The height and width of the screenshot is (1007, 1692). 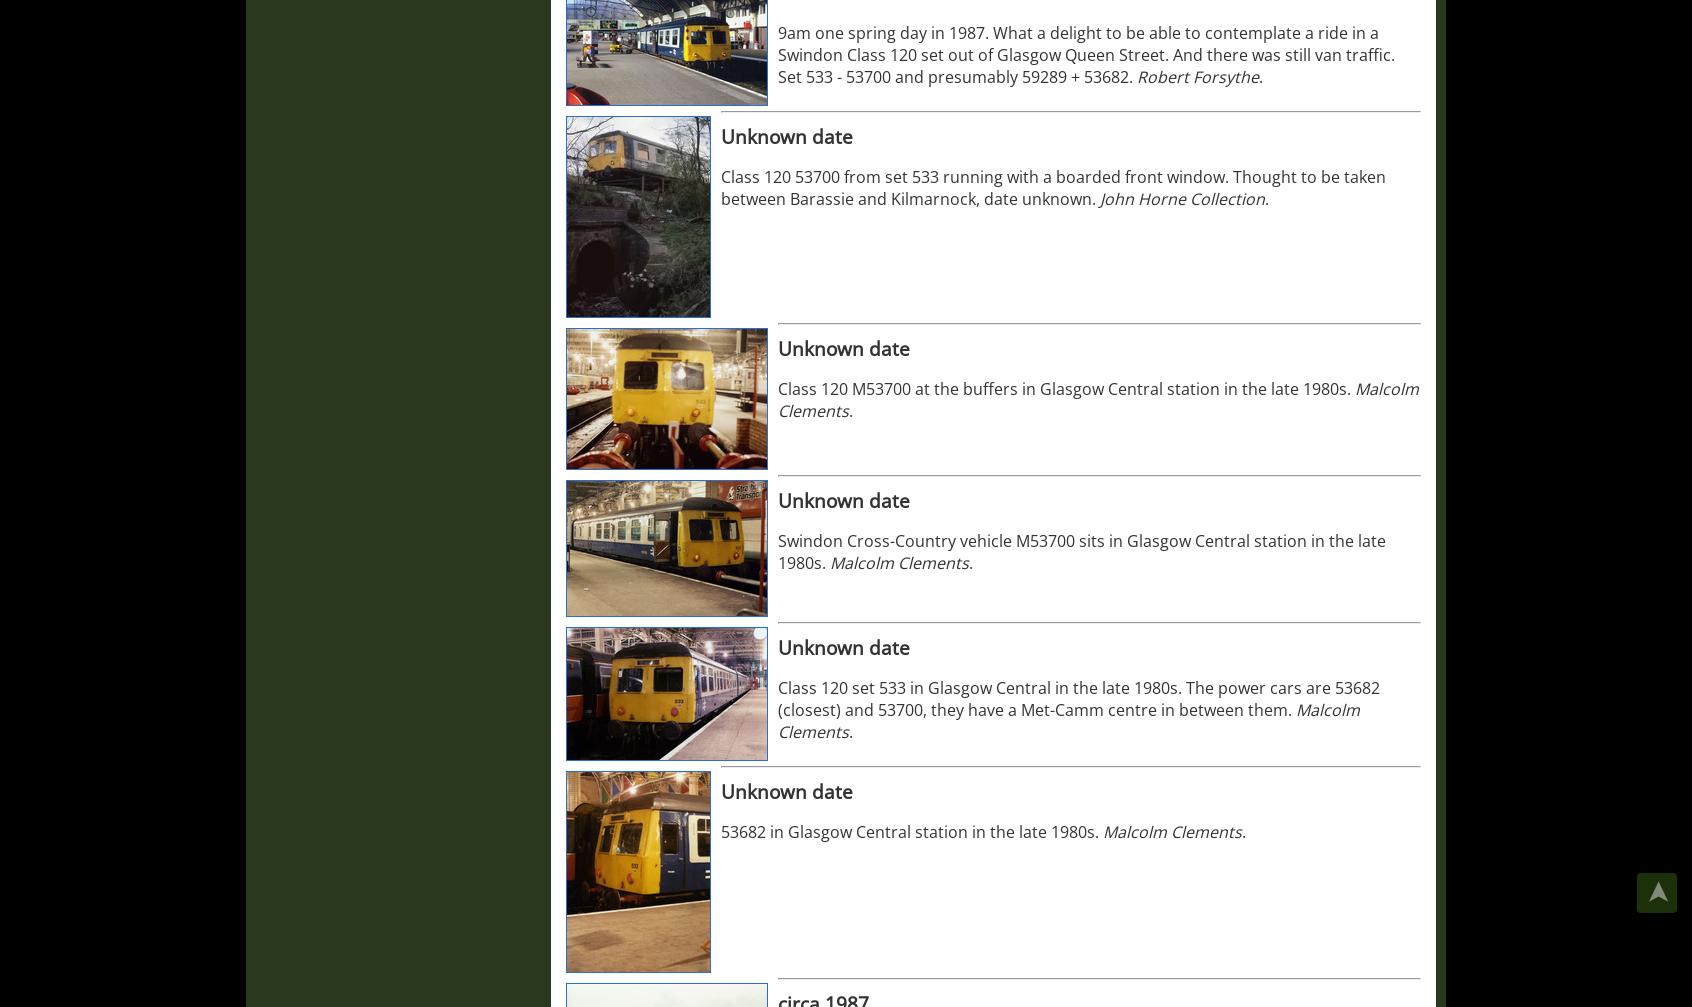 What do you see at coordinates (1066, 389) in the screenshot?
I see `'Class 120 M53700 at the buffers in Glasgow Central station in the late 1980s.'` at bounding box center [1066, 389].